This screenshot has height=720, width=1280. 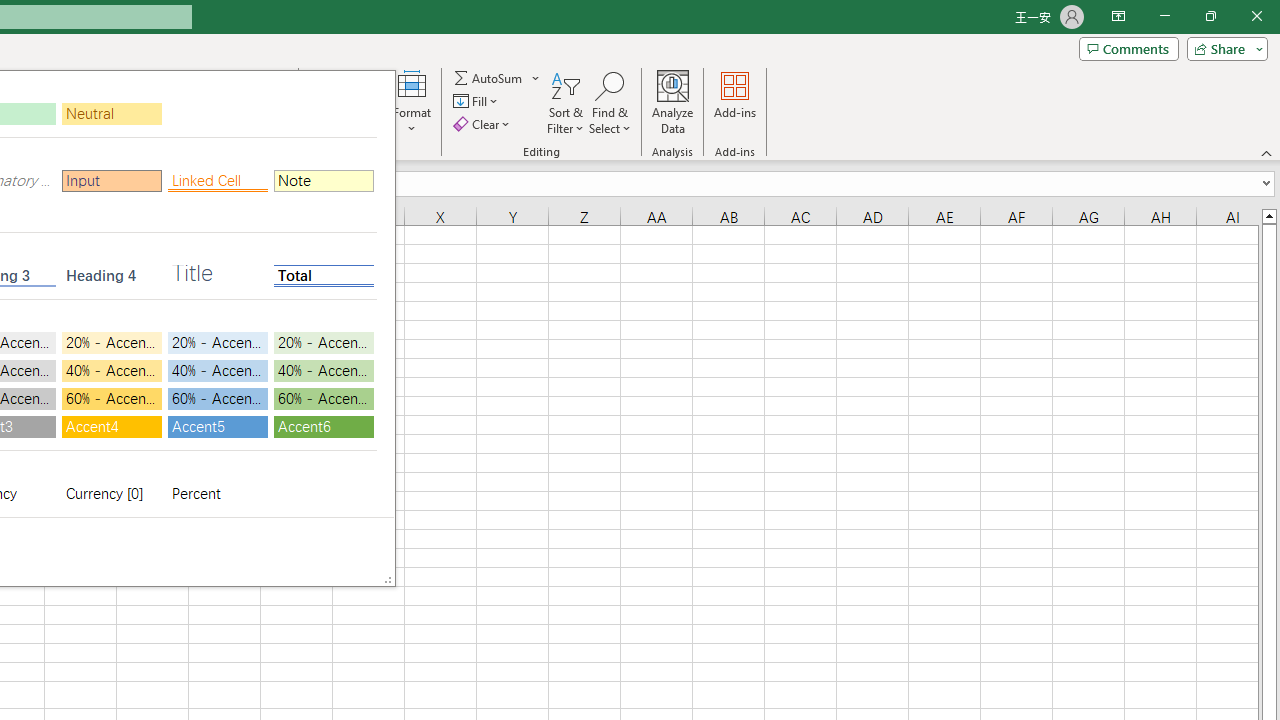 What do you see at coordinates (489, 77) in the screenshot?
I see `'Sum'` at bounding box center [489, 77].